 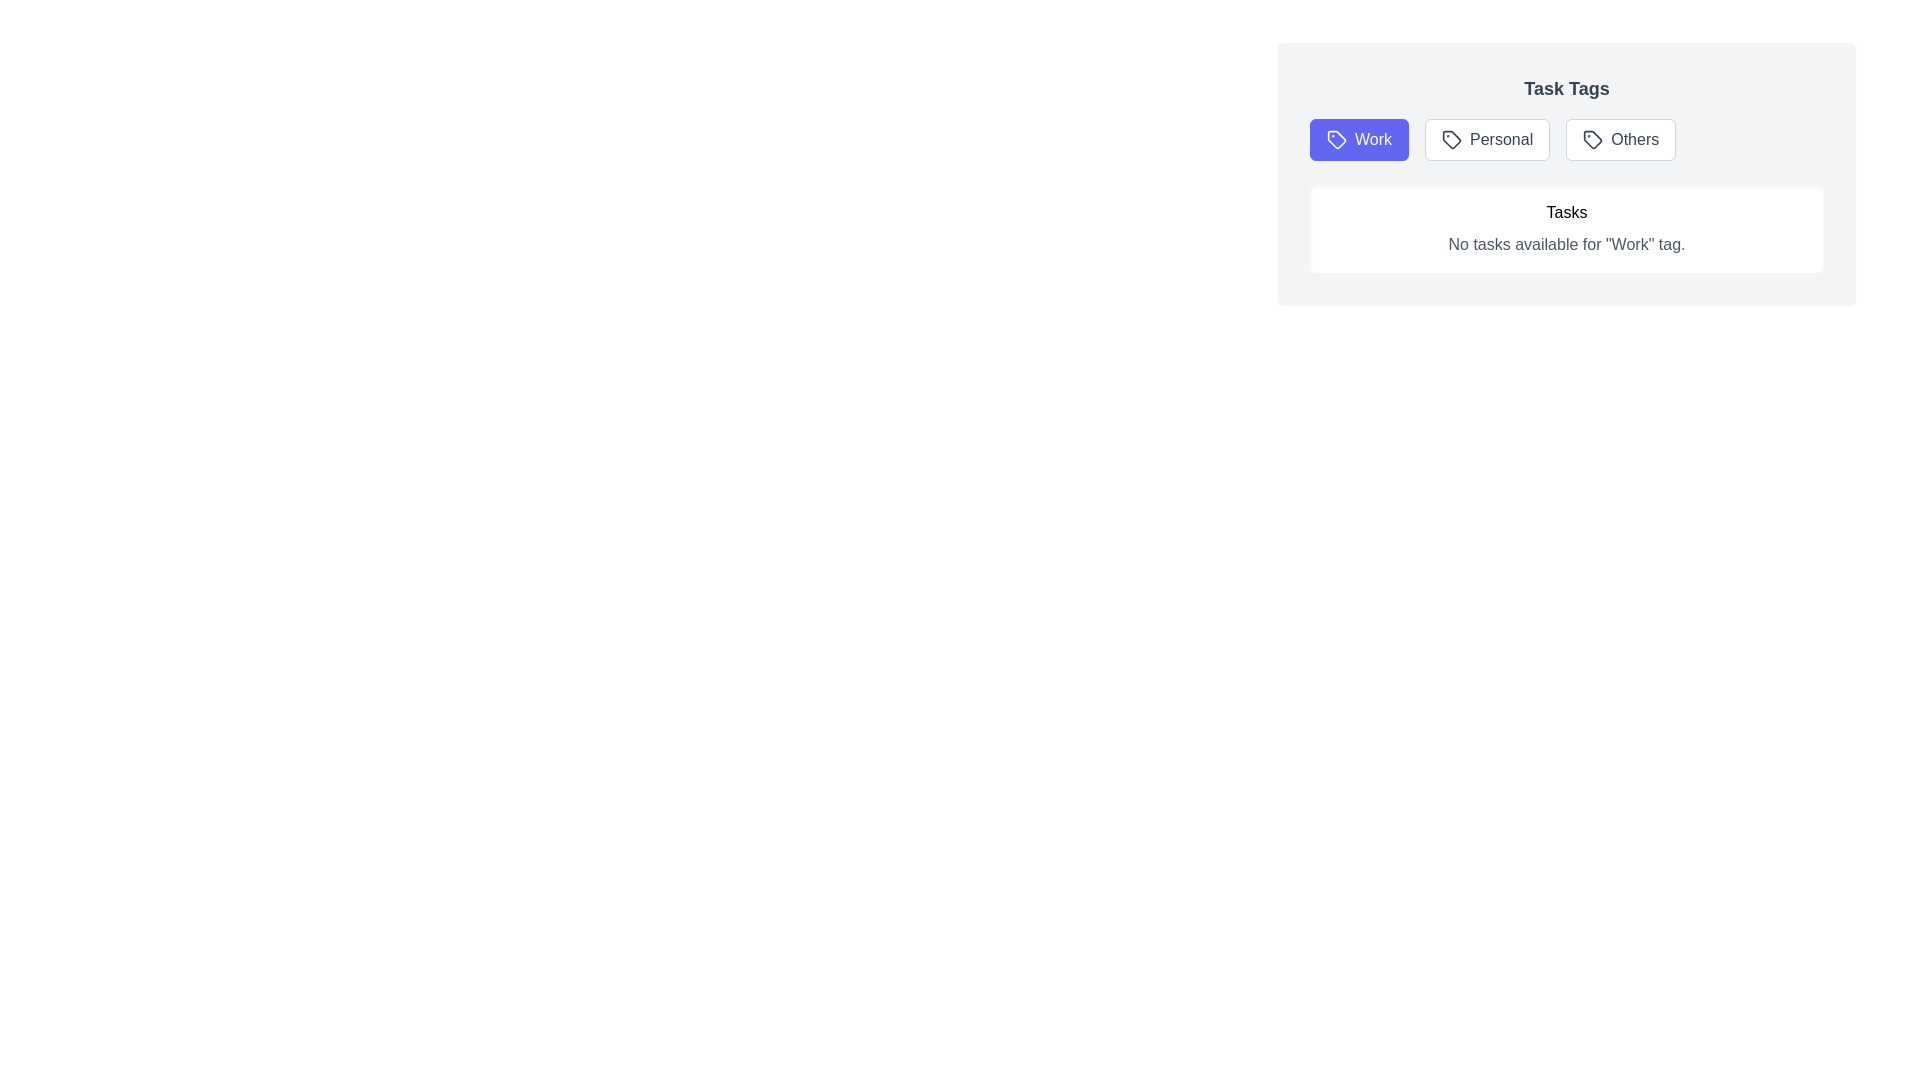 What do you see at coordinates (1621, 138) in the screenshot?
I see `the 'Others' button in the 'Task Tags' section to filter items based on the 'Others' tag` at bounding box center [1621, 138].